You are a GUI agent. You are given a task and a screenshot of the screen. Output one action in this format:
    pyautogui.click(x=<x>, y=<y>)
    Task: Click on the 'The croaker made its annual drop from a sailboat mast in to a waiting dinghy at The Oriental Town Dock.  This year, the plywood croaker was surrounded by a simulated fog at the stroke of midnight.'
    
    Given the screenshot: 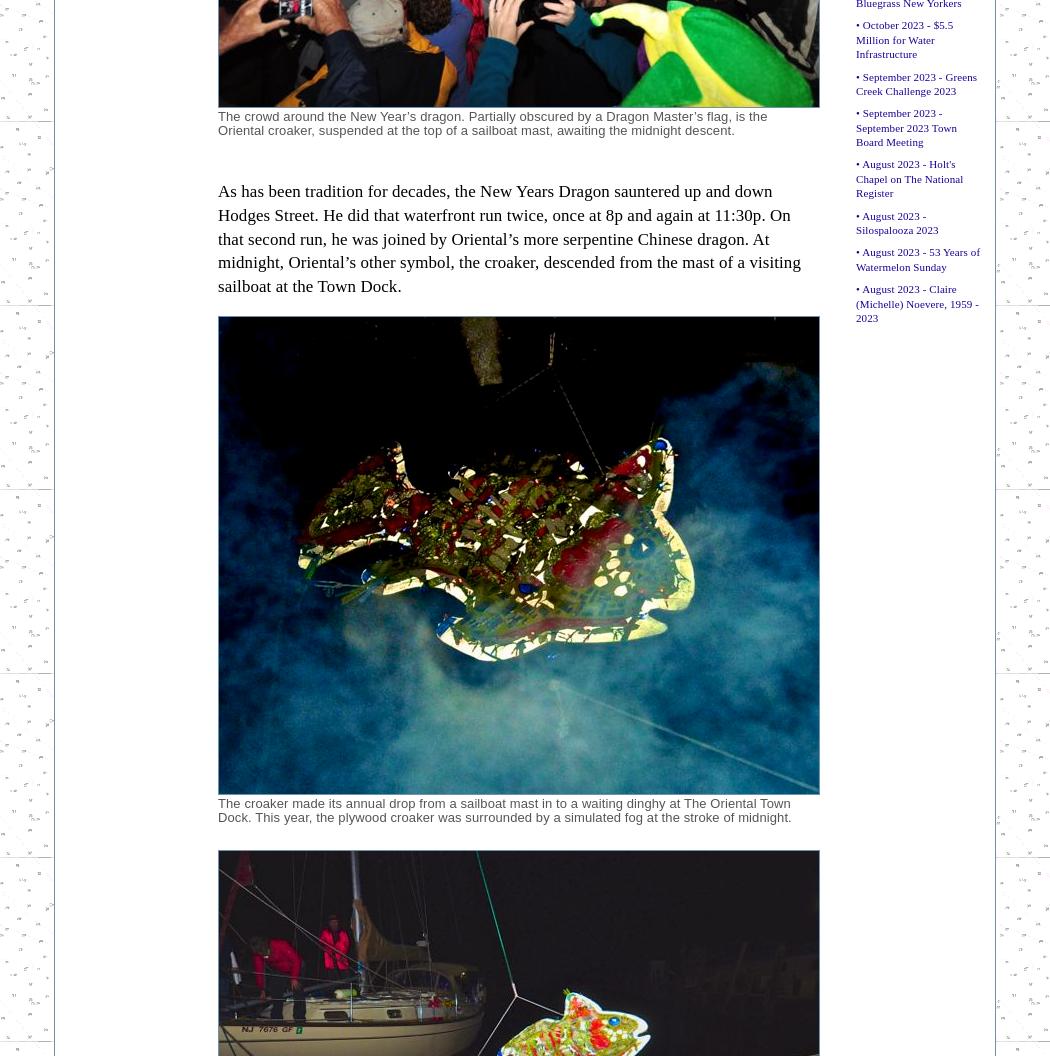 What is the action you would take?
    pyautogui.click(x=503, y=809)
    